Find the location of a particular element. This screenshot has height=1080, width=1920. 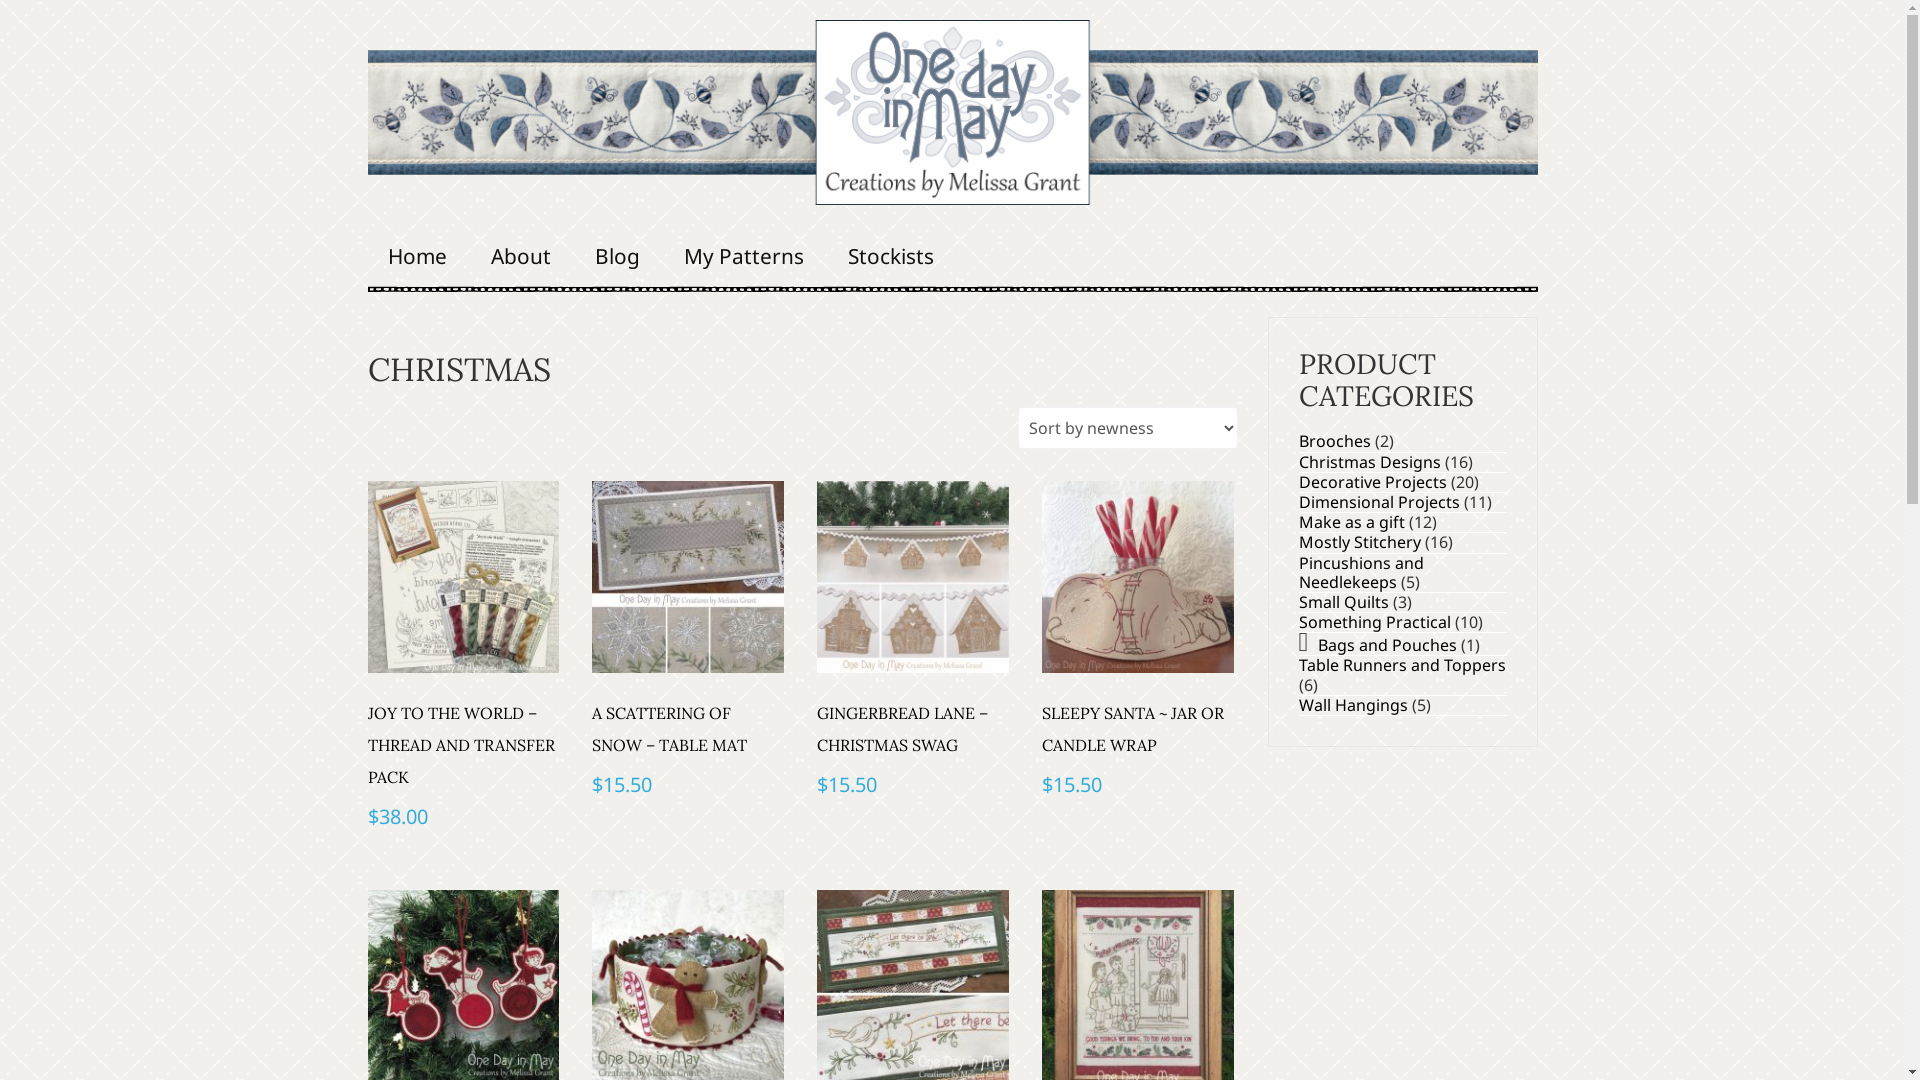

'Dimensional Projects' is located at coordinates (1377, 500).